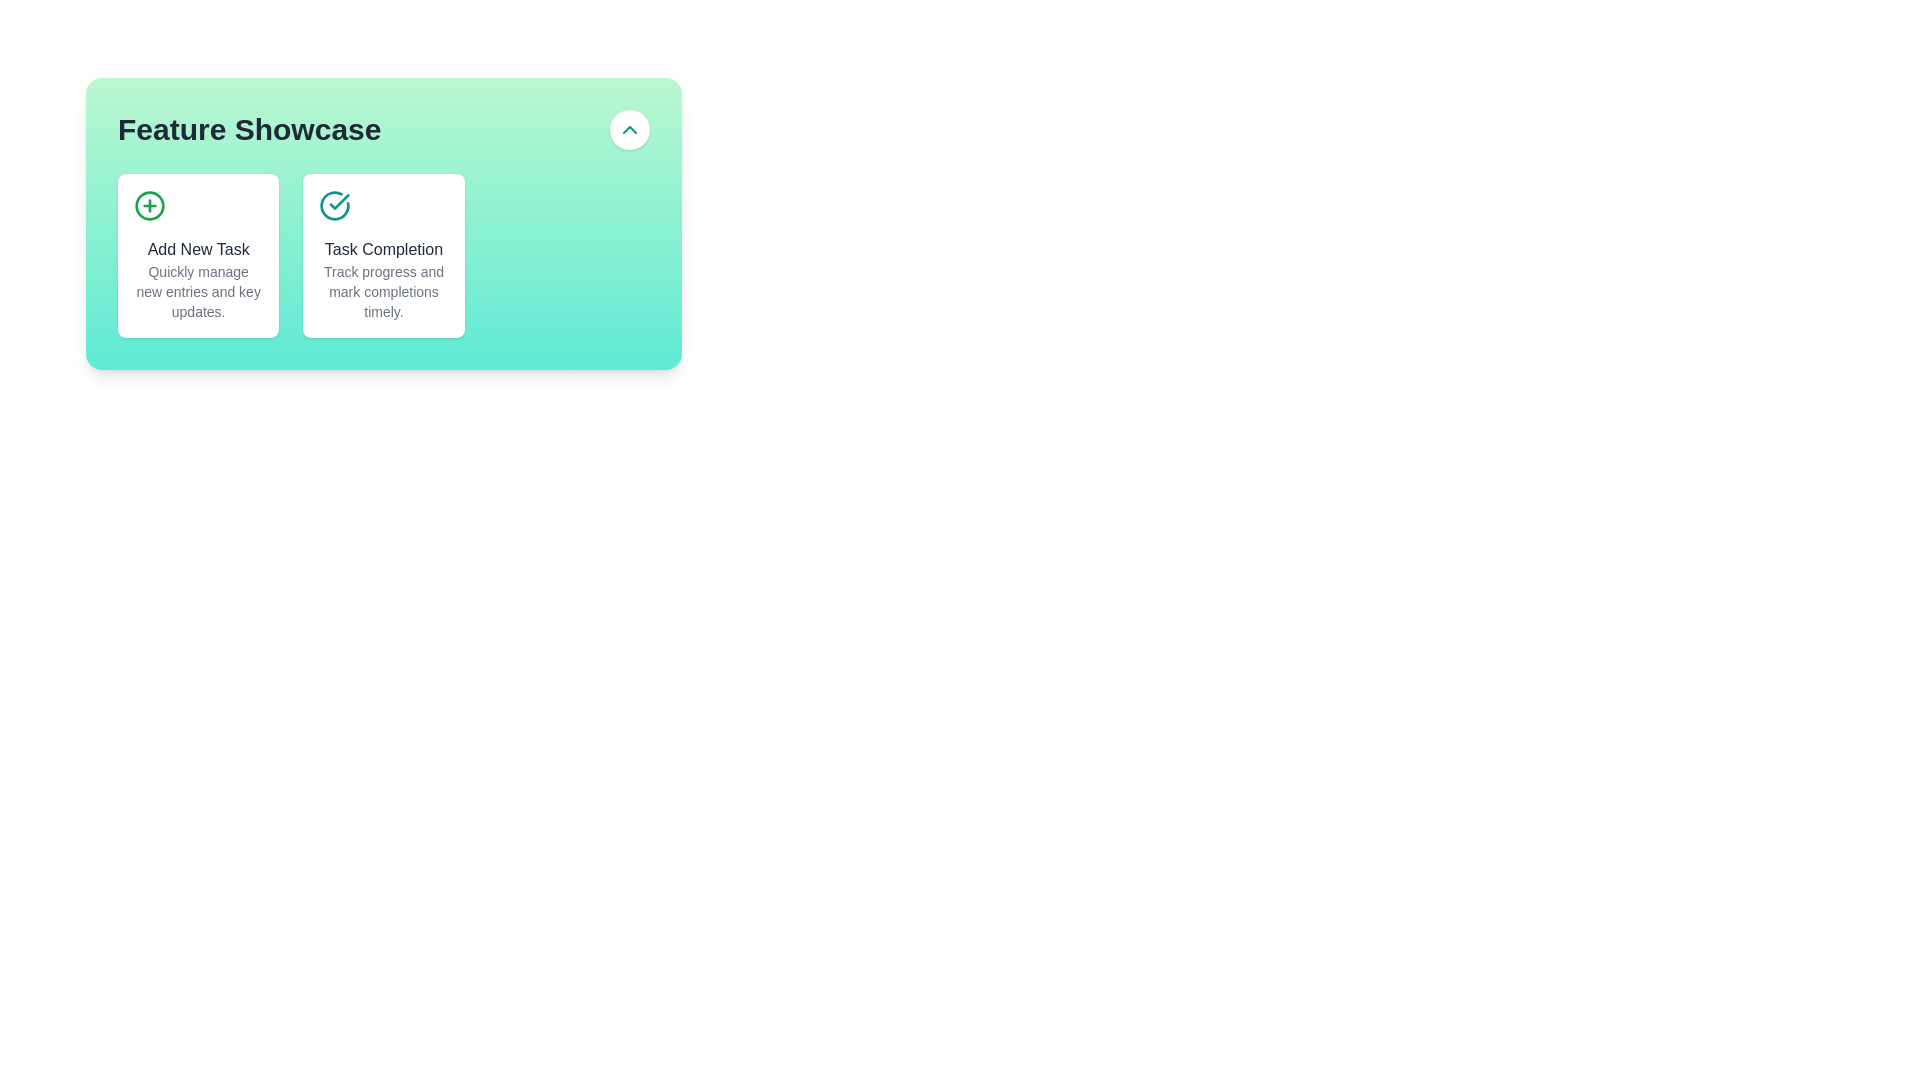 The image size is (1920, 1080). What do you see at coordinates (198, 292) in the screenshot?
I see `the text label providing additional descriptive information for the 'Add New Task' feature` at bounding box center [198, 292].